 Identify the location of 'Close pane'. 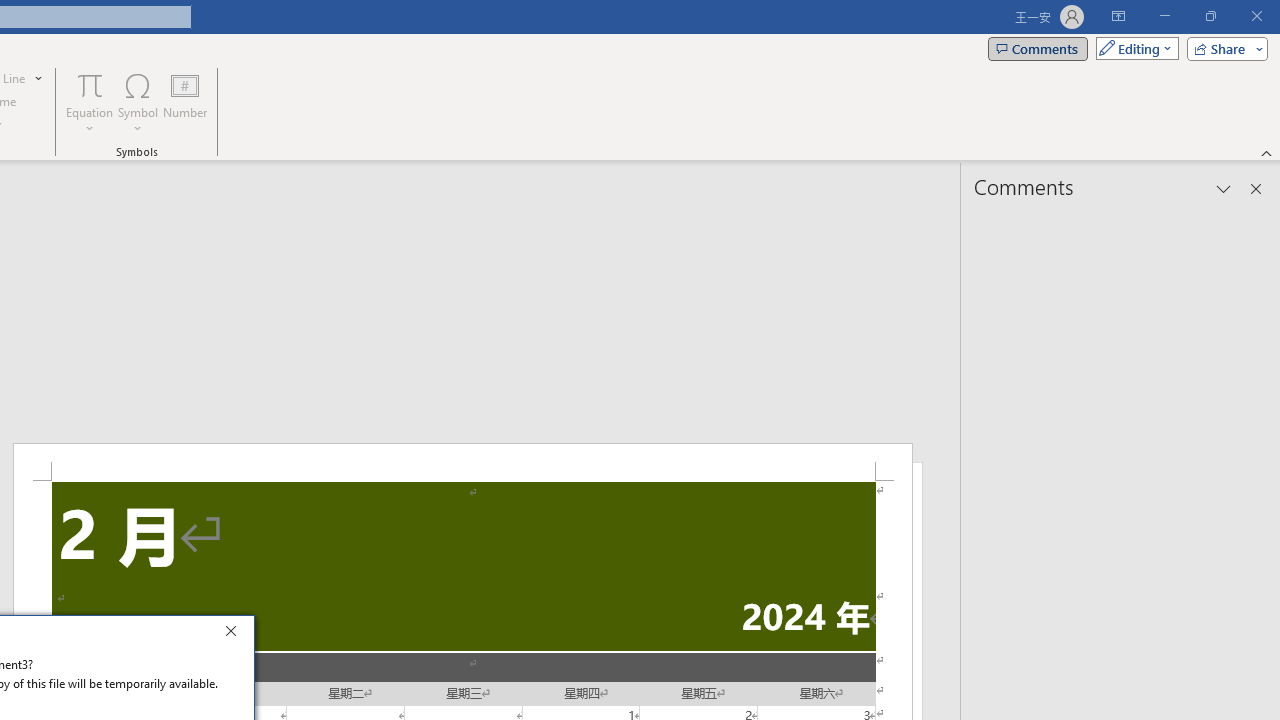
(1255, 189).